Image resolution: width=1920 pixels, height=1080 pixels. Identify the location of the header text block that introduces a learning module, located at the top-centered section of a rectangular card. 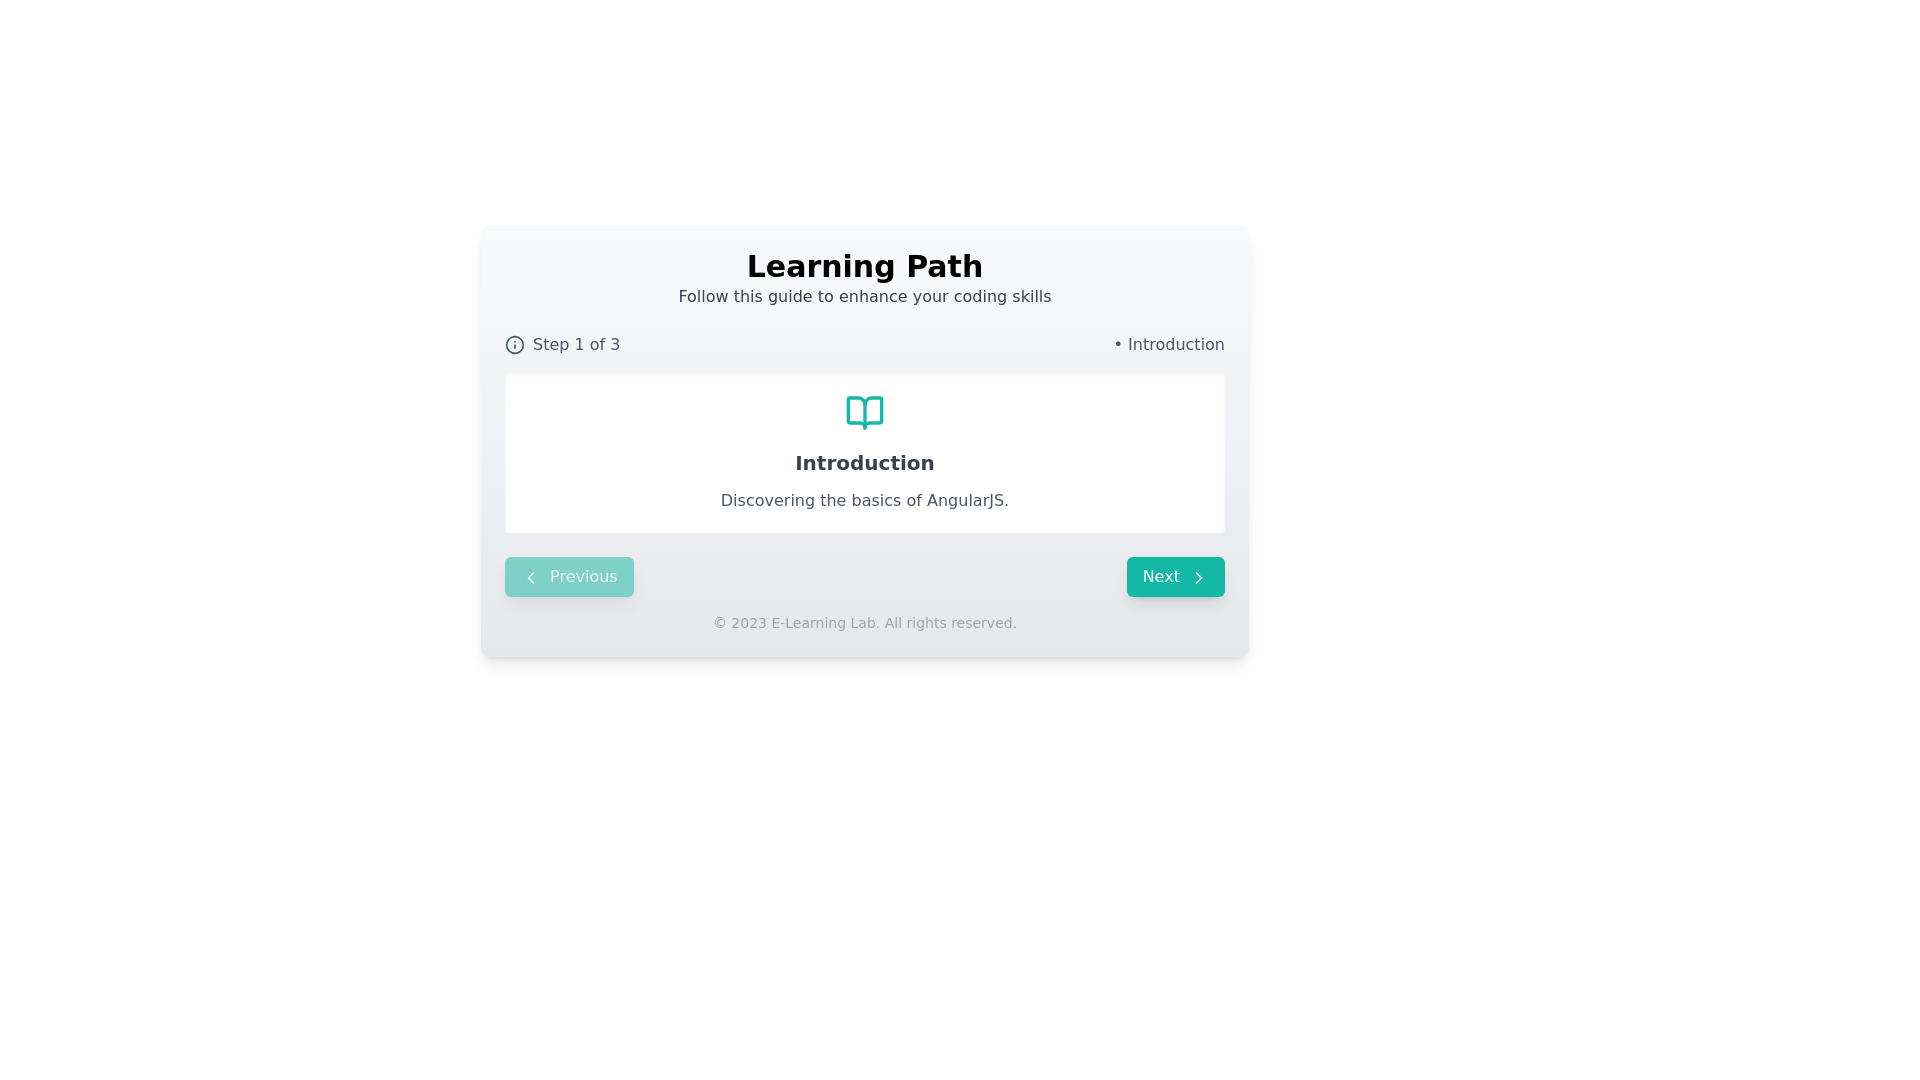
(864, 278).